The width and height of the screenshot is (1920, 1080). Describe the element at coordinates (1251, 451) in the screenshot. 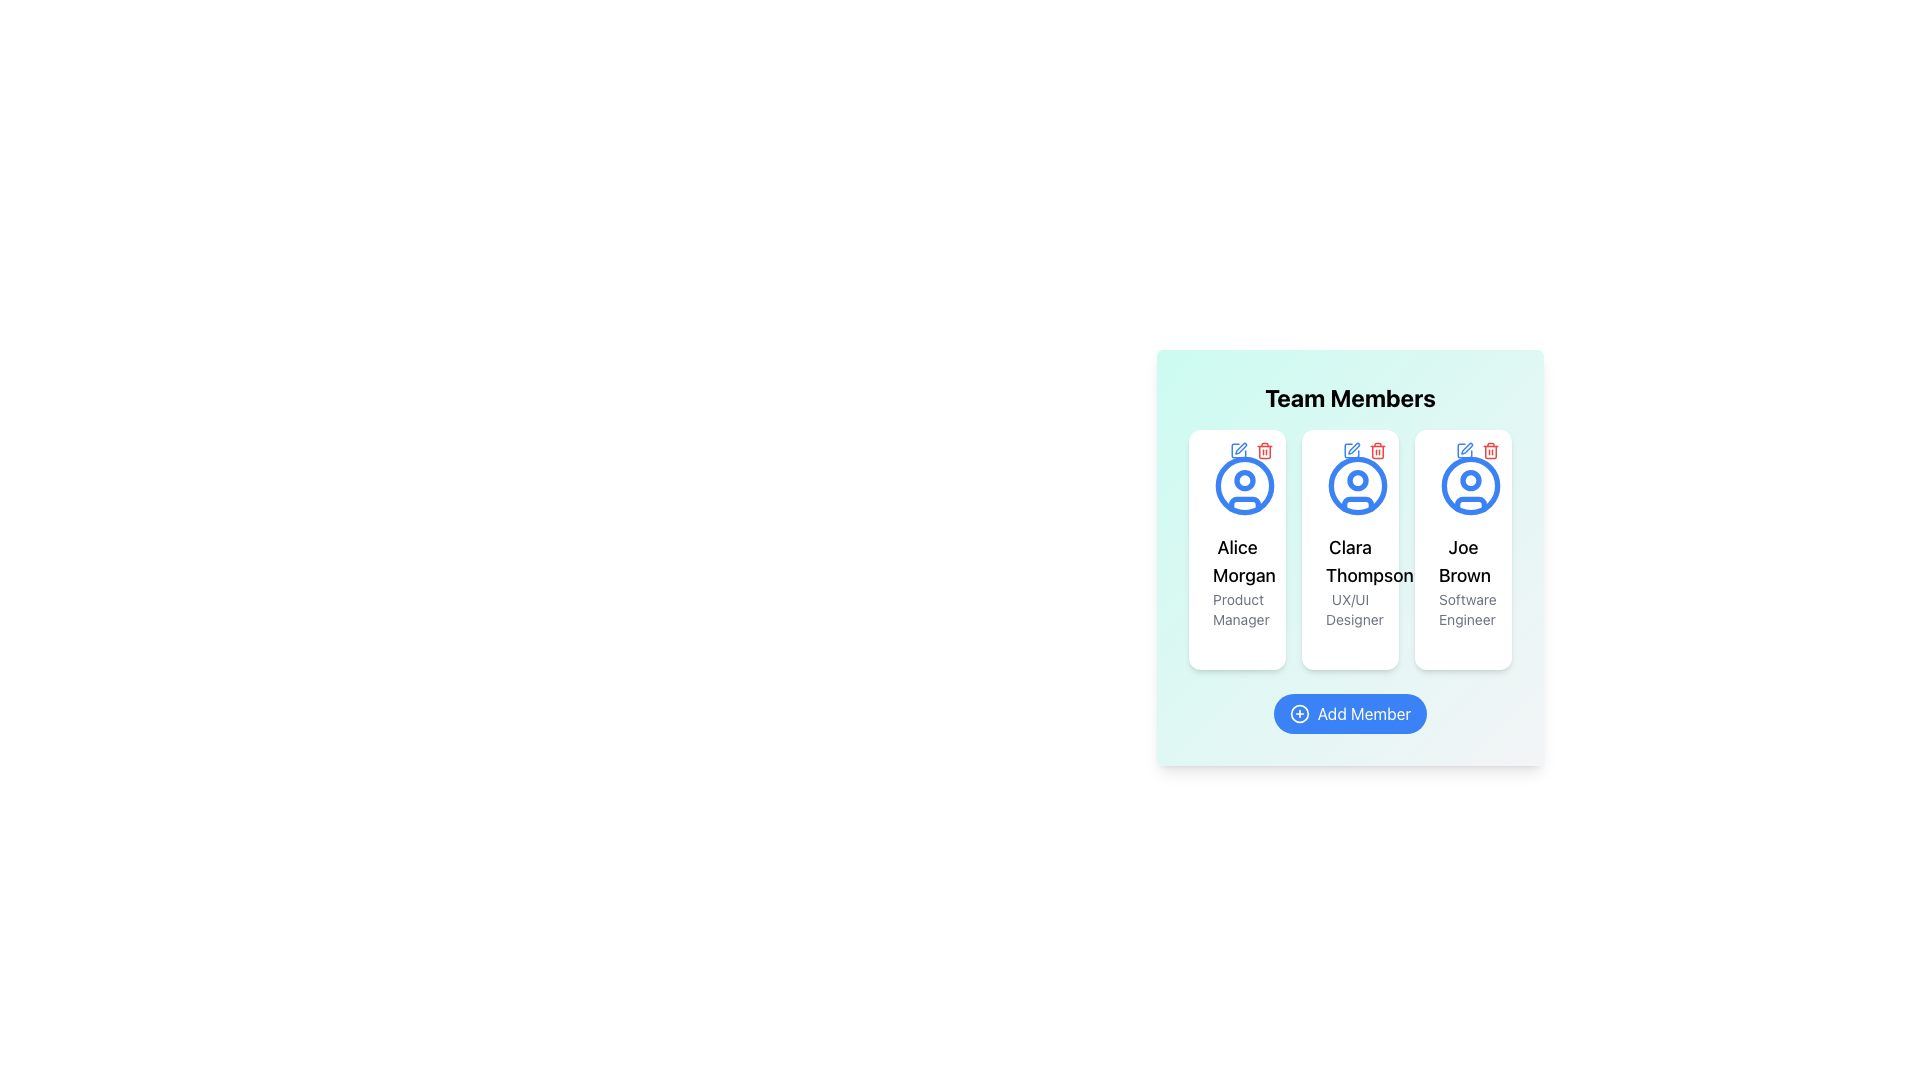

I see `the button group at the upper-right corner of Alice Morgan's profile card` at that location.